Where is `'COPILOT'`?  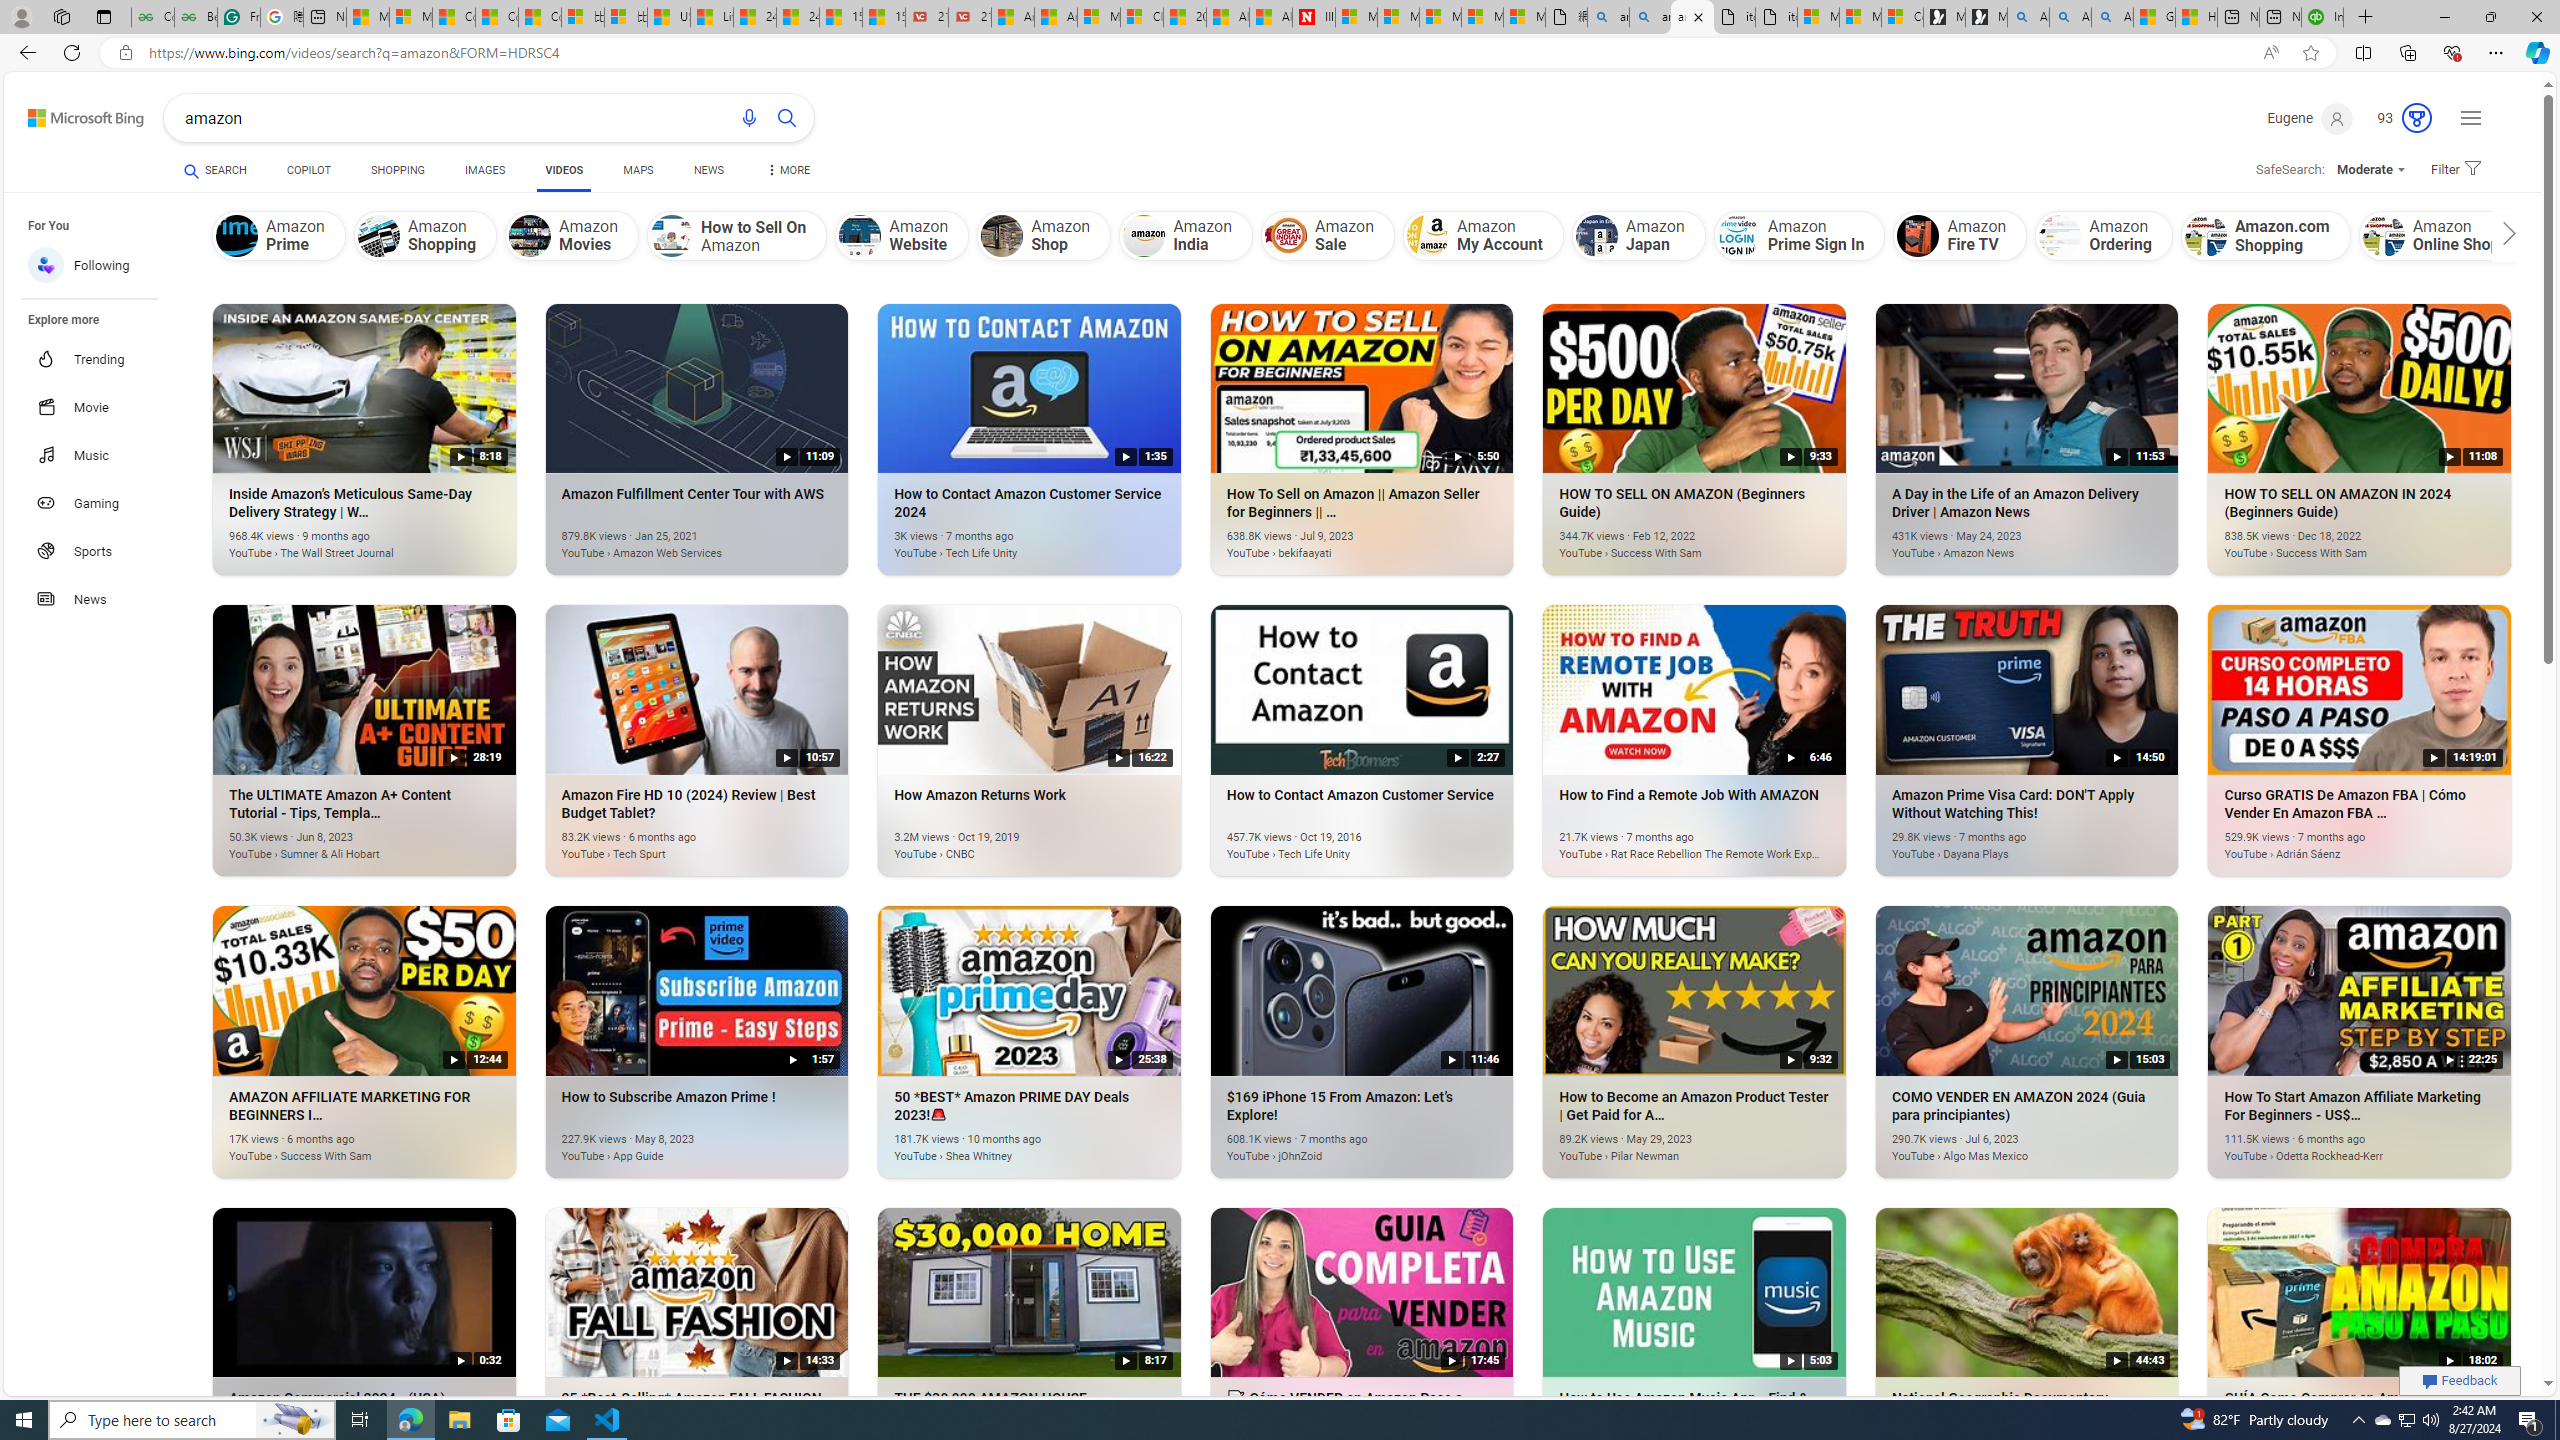 'COPILOT' is located at coordinates (307, 169).